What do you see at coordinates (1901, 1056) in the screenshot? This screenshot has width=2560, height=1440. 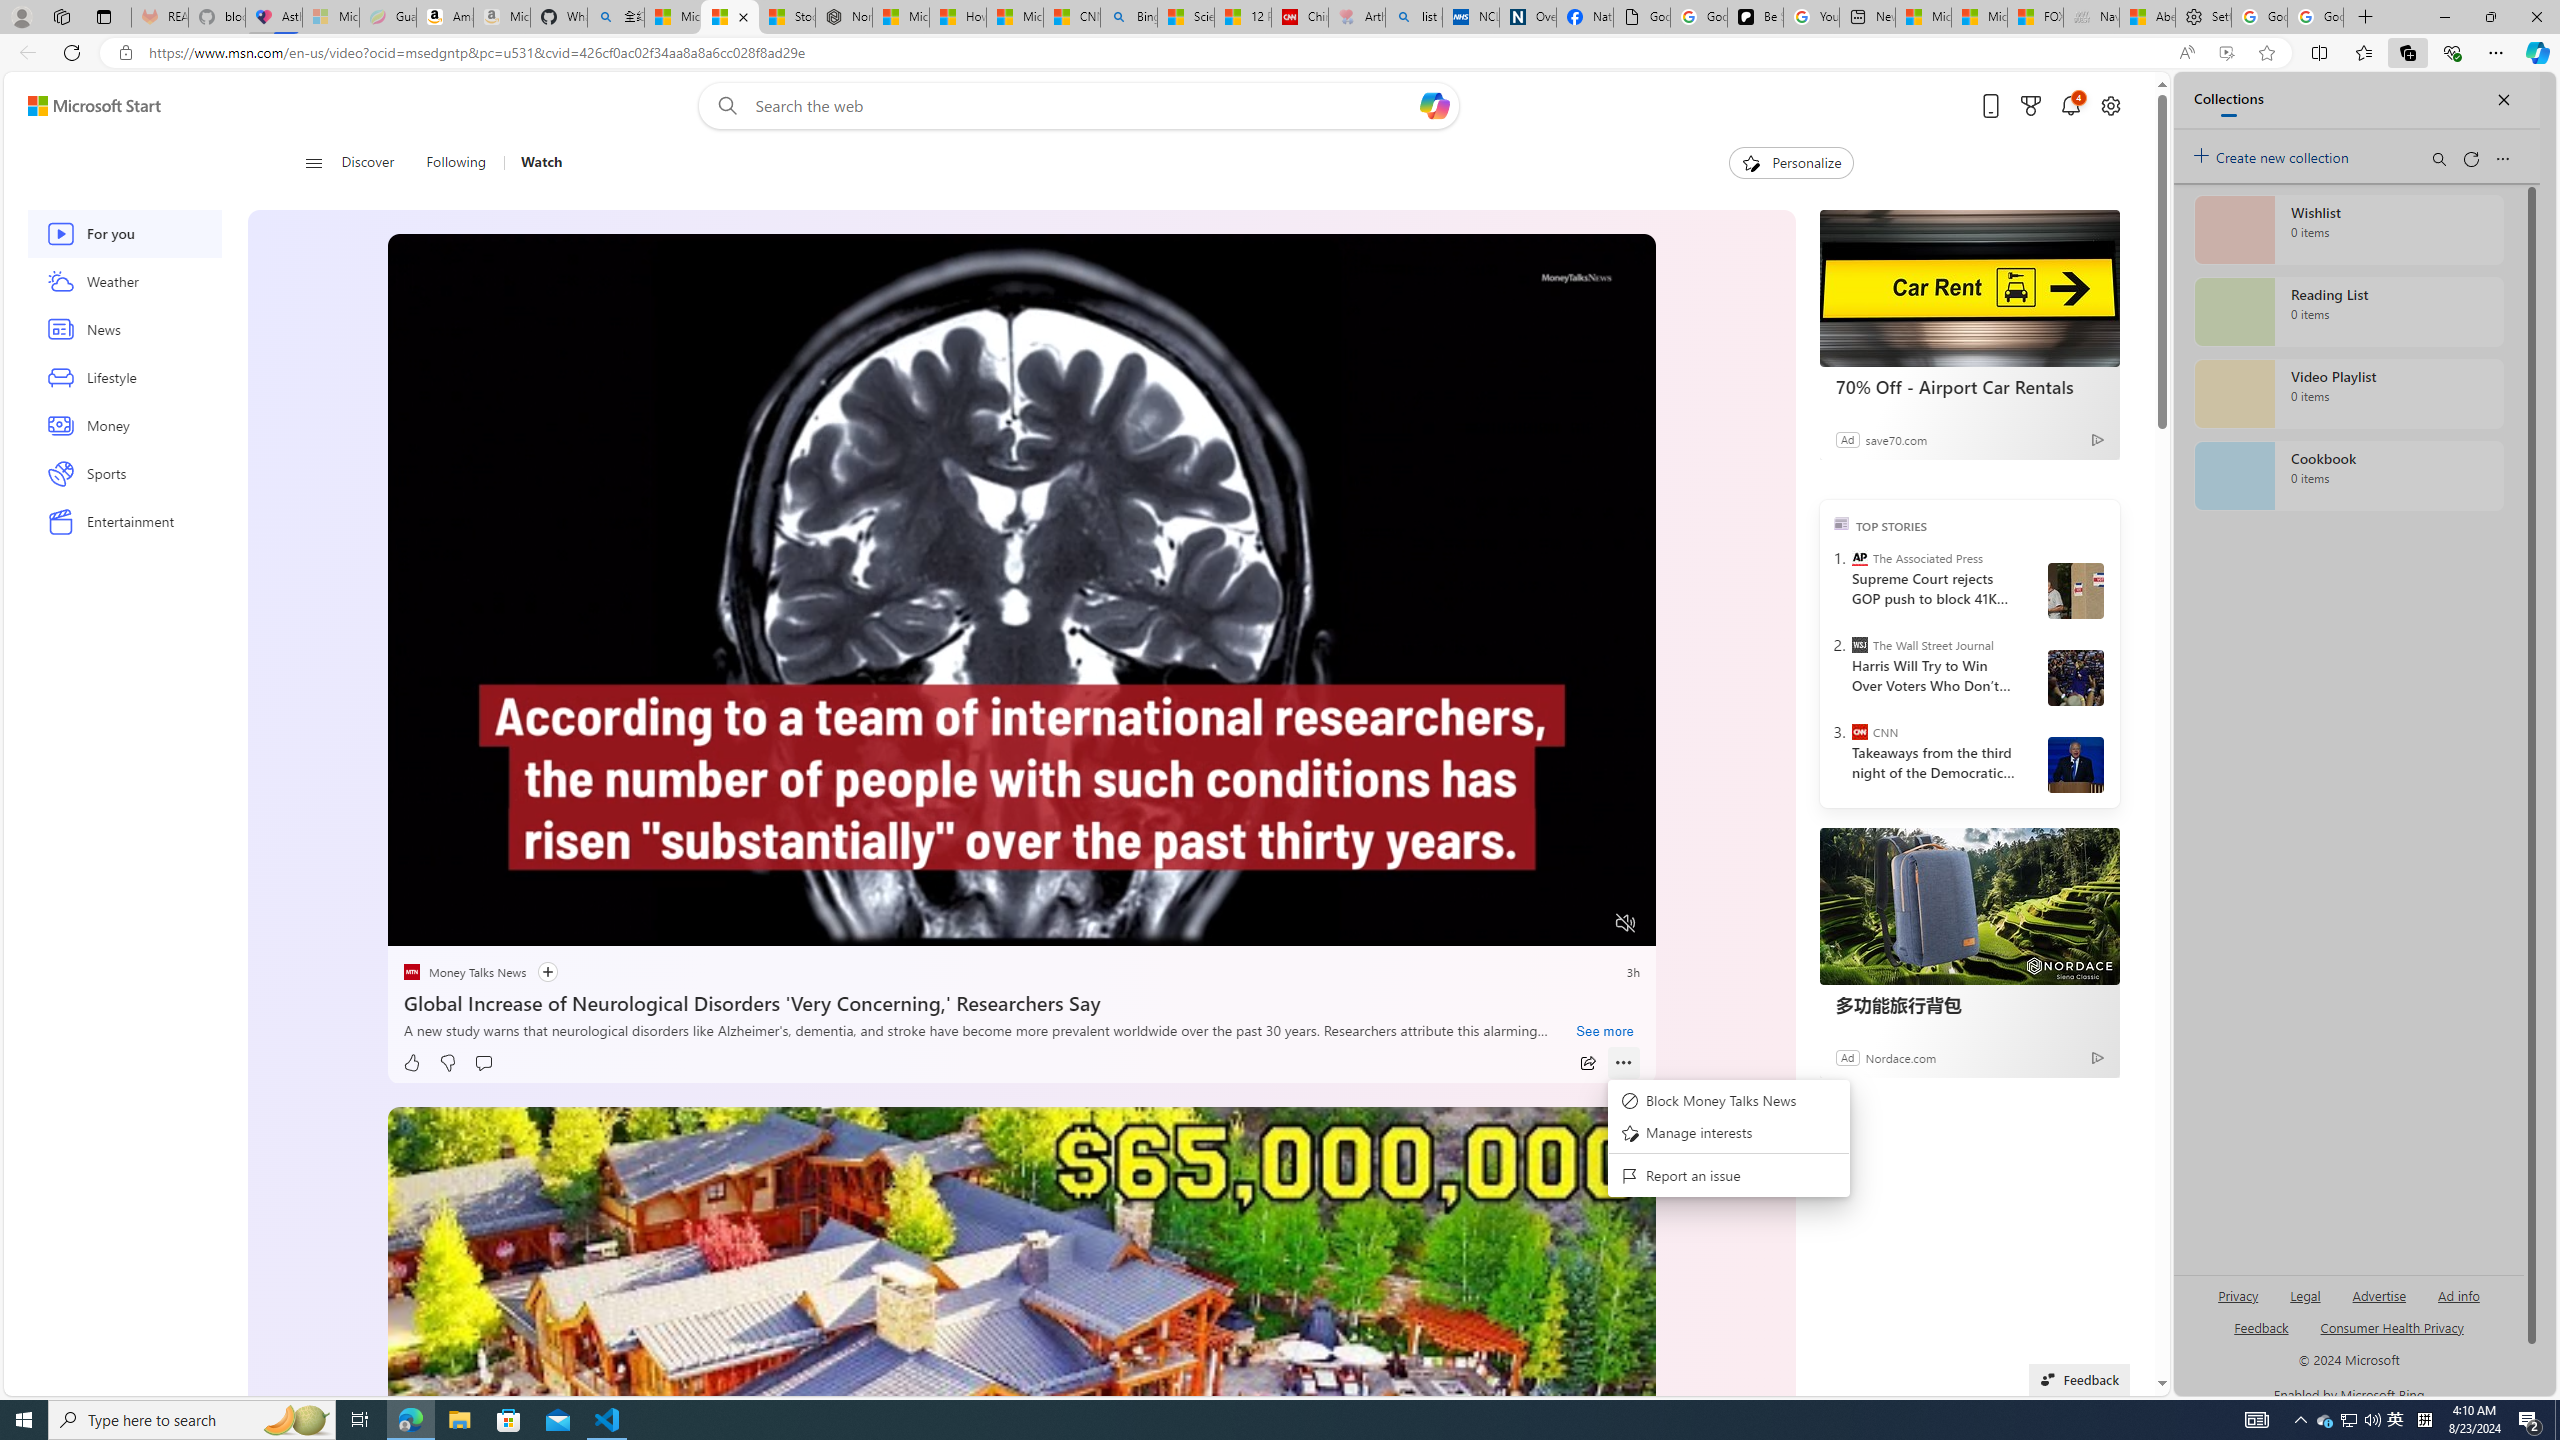 I see `'Nordace.com'` at bounding box center [1901, 1056].